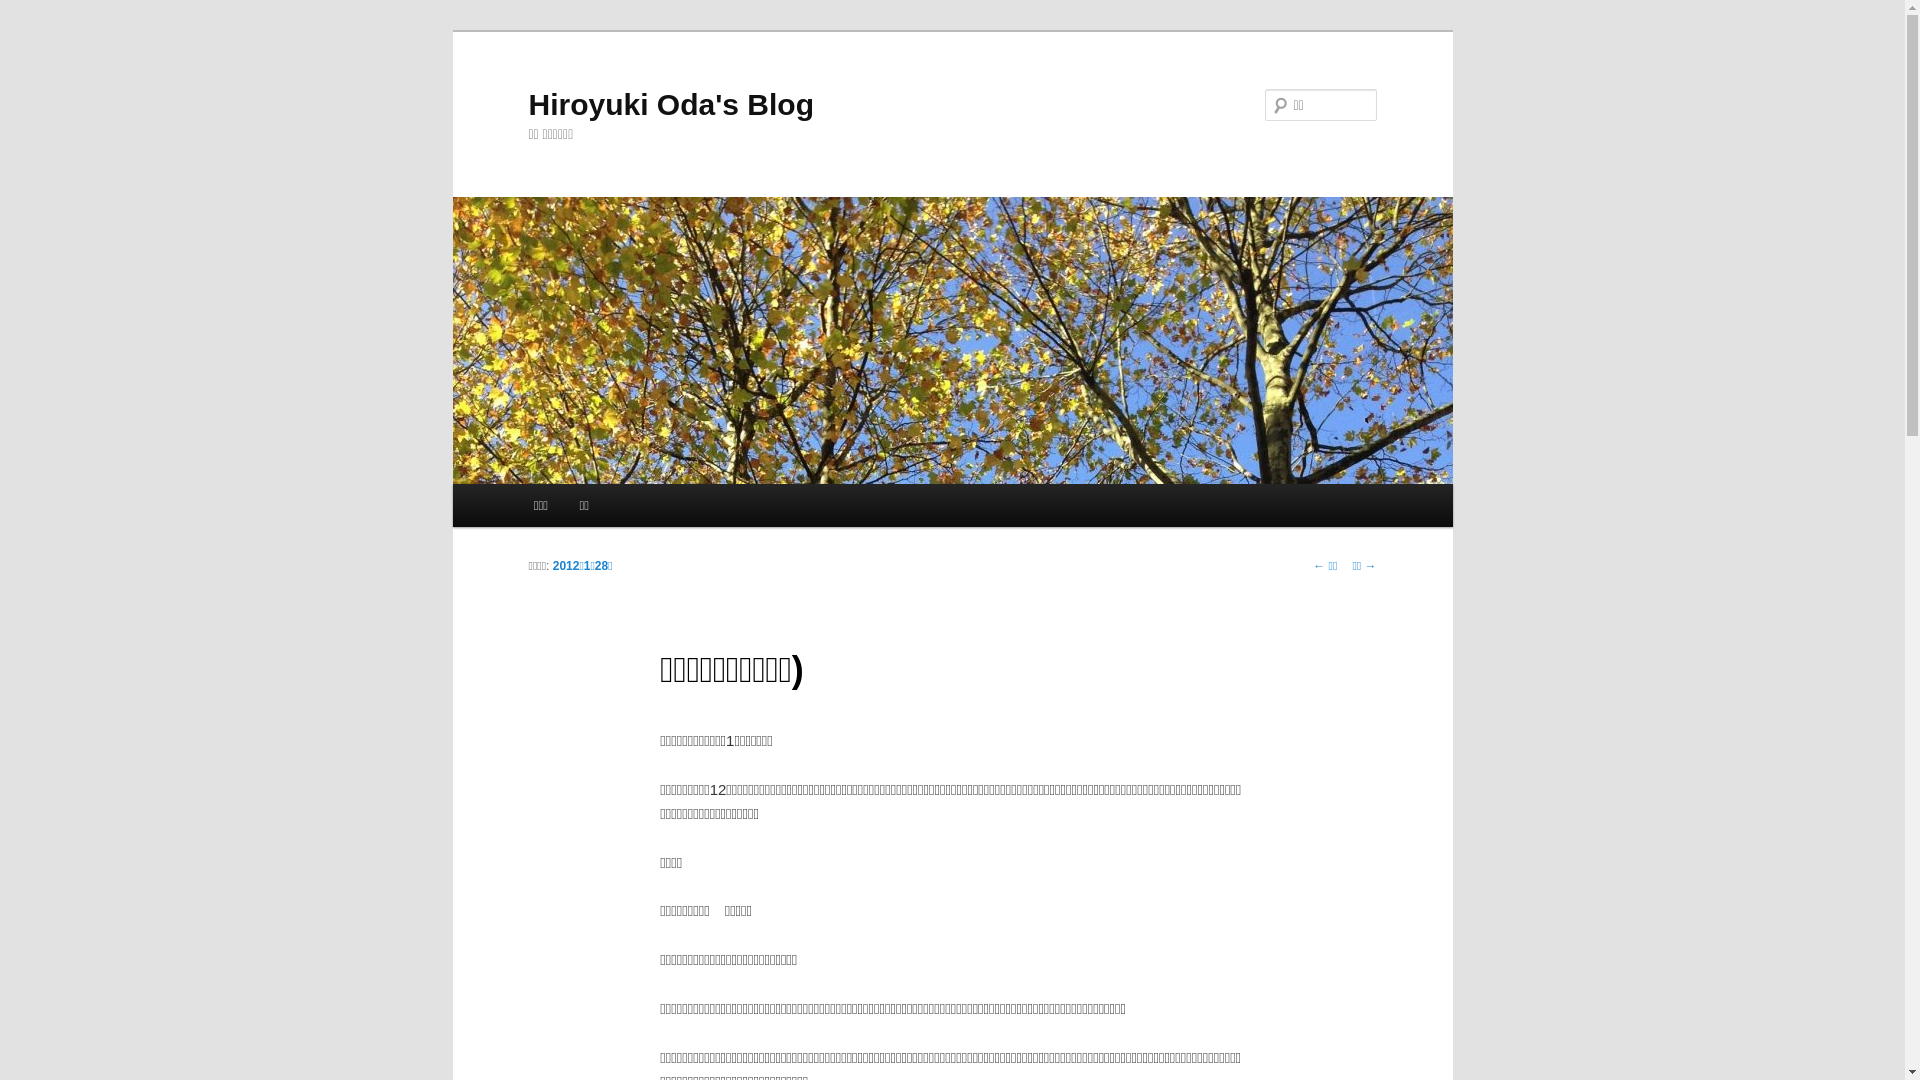  Describe the element at coordinates (671, 104) in the screenshot. I see `'Hiroyuki Oda's Blog'` at that location.